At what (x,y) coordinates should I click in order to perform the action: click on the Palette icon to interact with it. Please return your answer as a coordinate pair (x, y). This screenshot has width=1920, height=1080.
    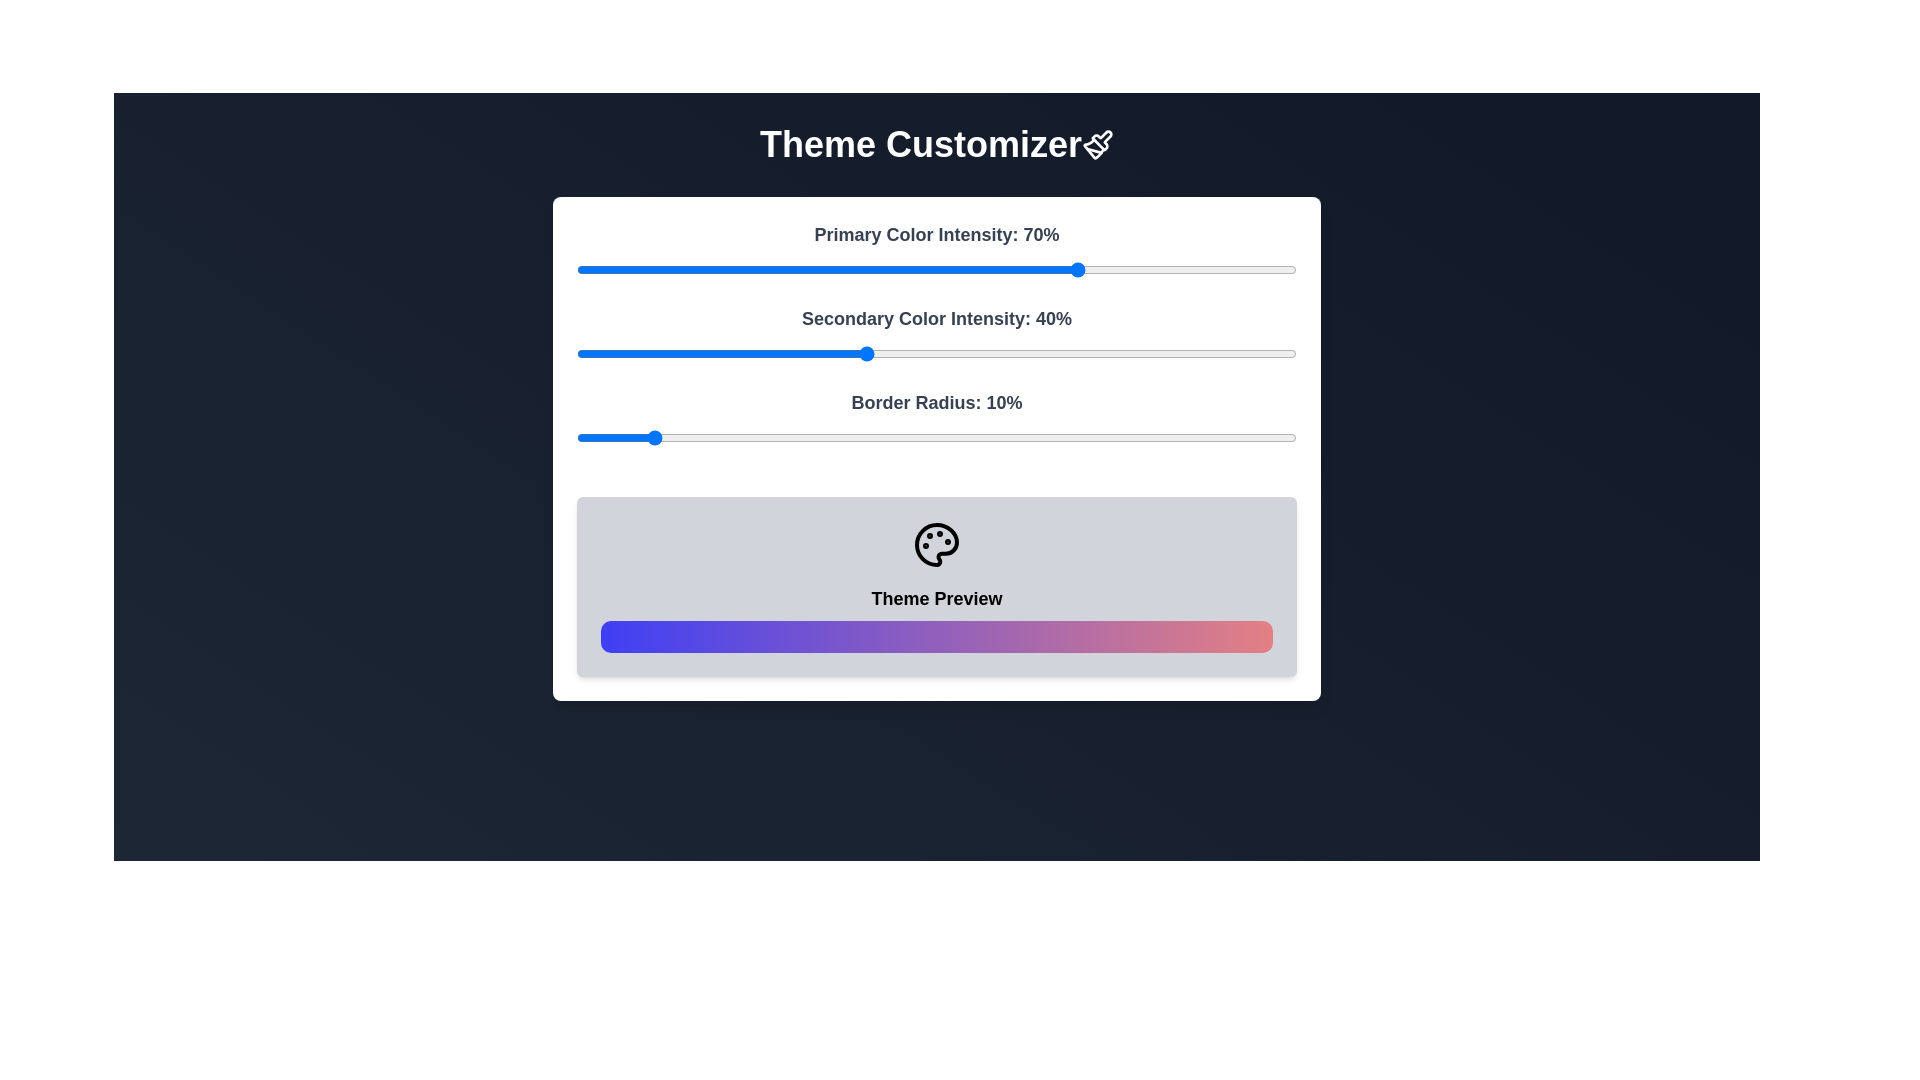
    Looking at the image, I should click on (935, 544).